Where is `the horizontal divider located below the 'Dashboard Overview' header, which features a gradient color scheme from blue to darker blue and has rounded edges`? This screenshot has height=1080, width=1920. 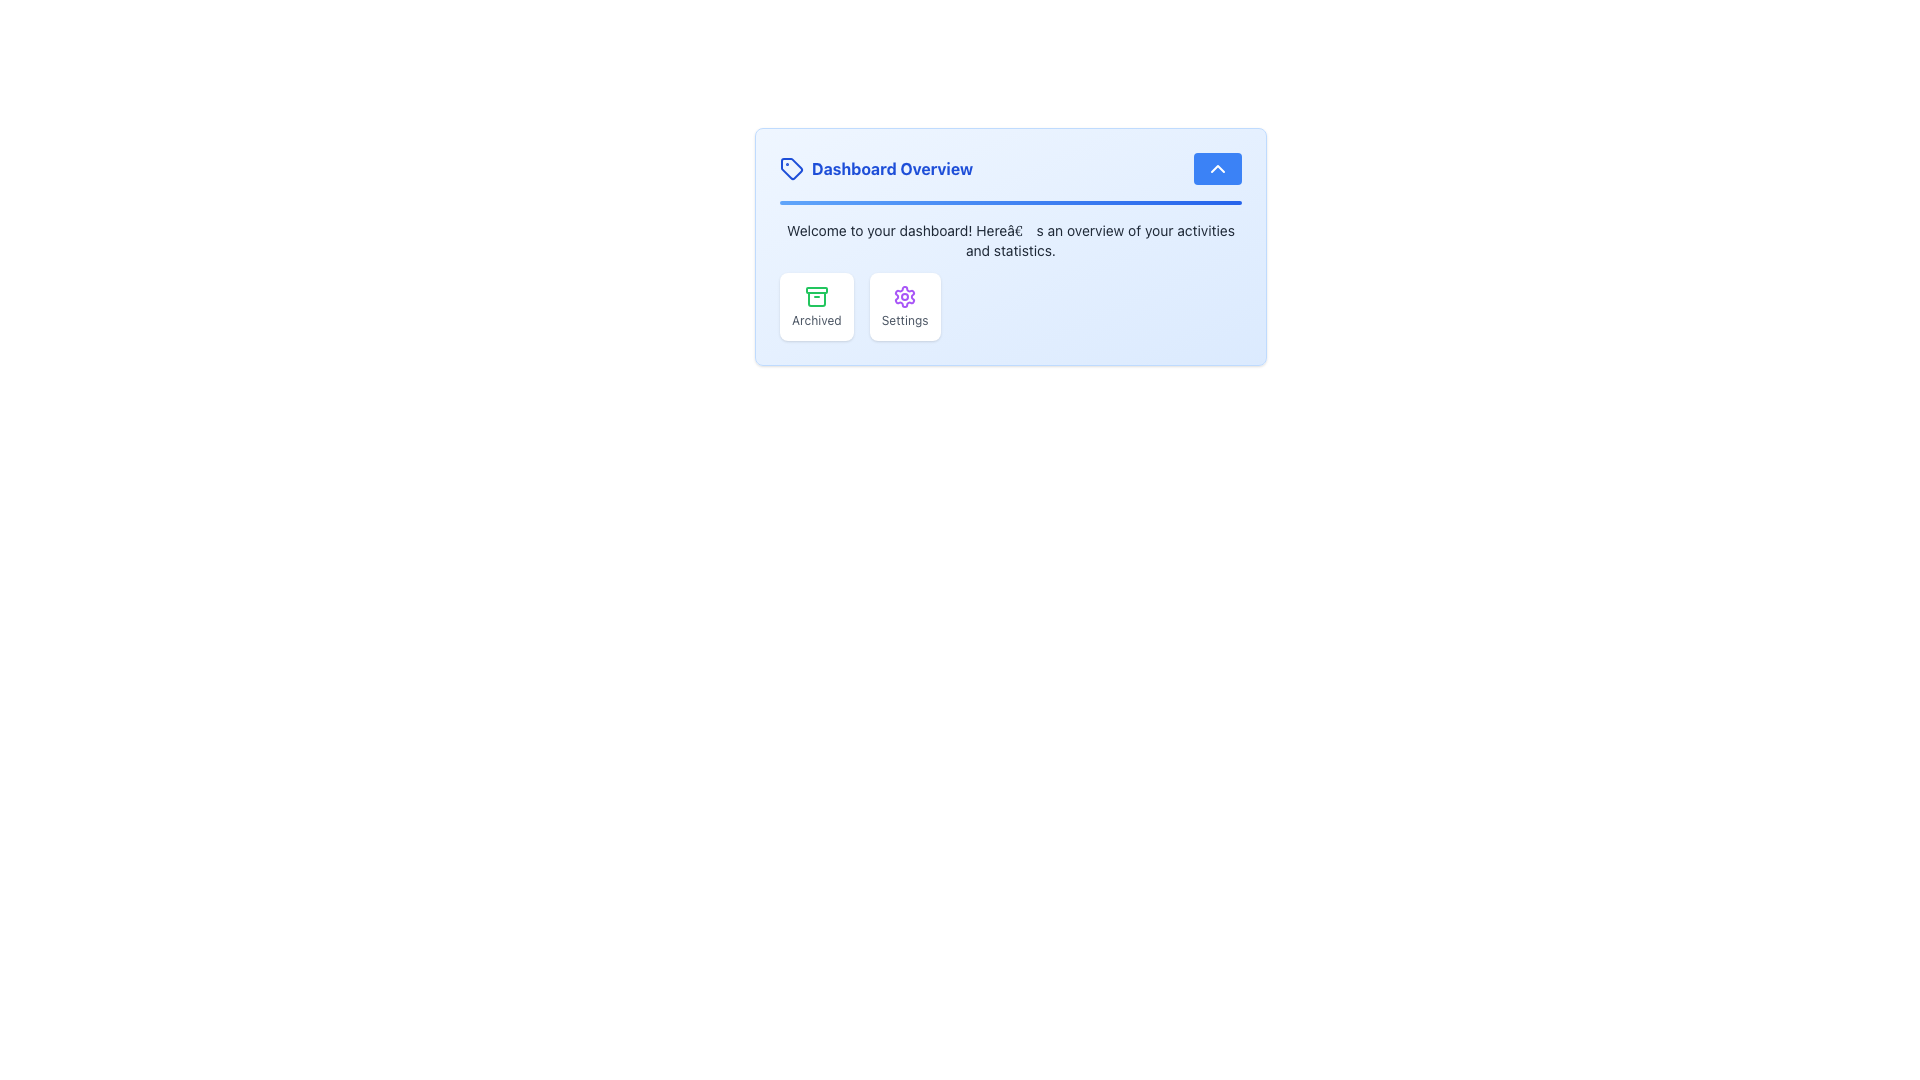
the horizontal divider located below the 'Dashboard Overview' header, which features a gradient color scheme from blue to darker blue and has rounded edges is located at coordinates (1011, 203).